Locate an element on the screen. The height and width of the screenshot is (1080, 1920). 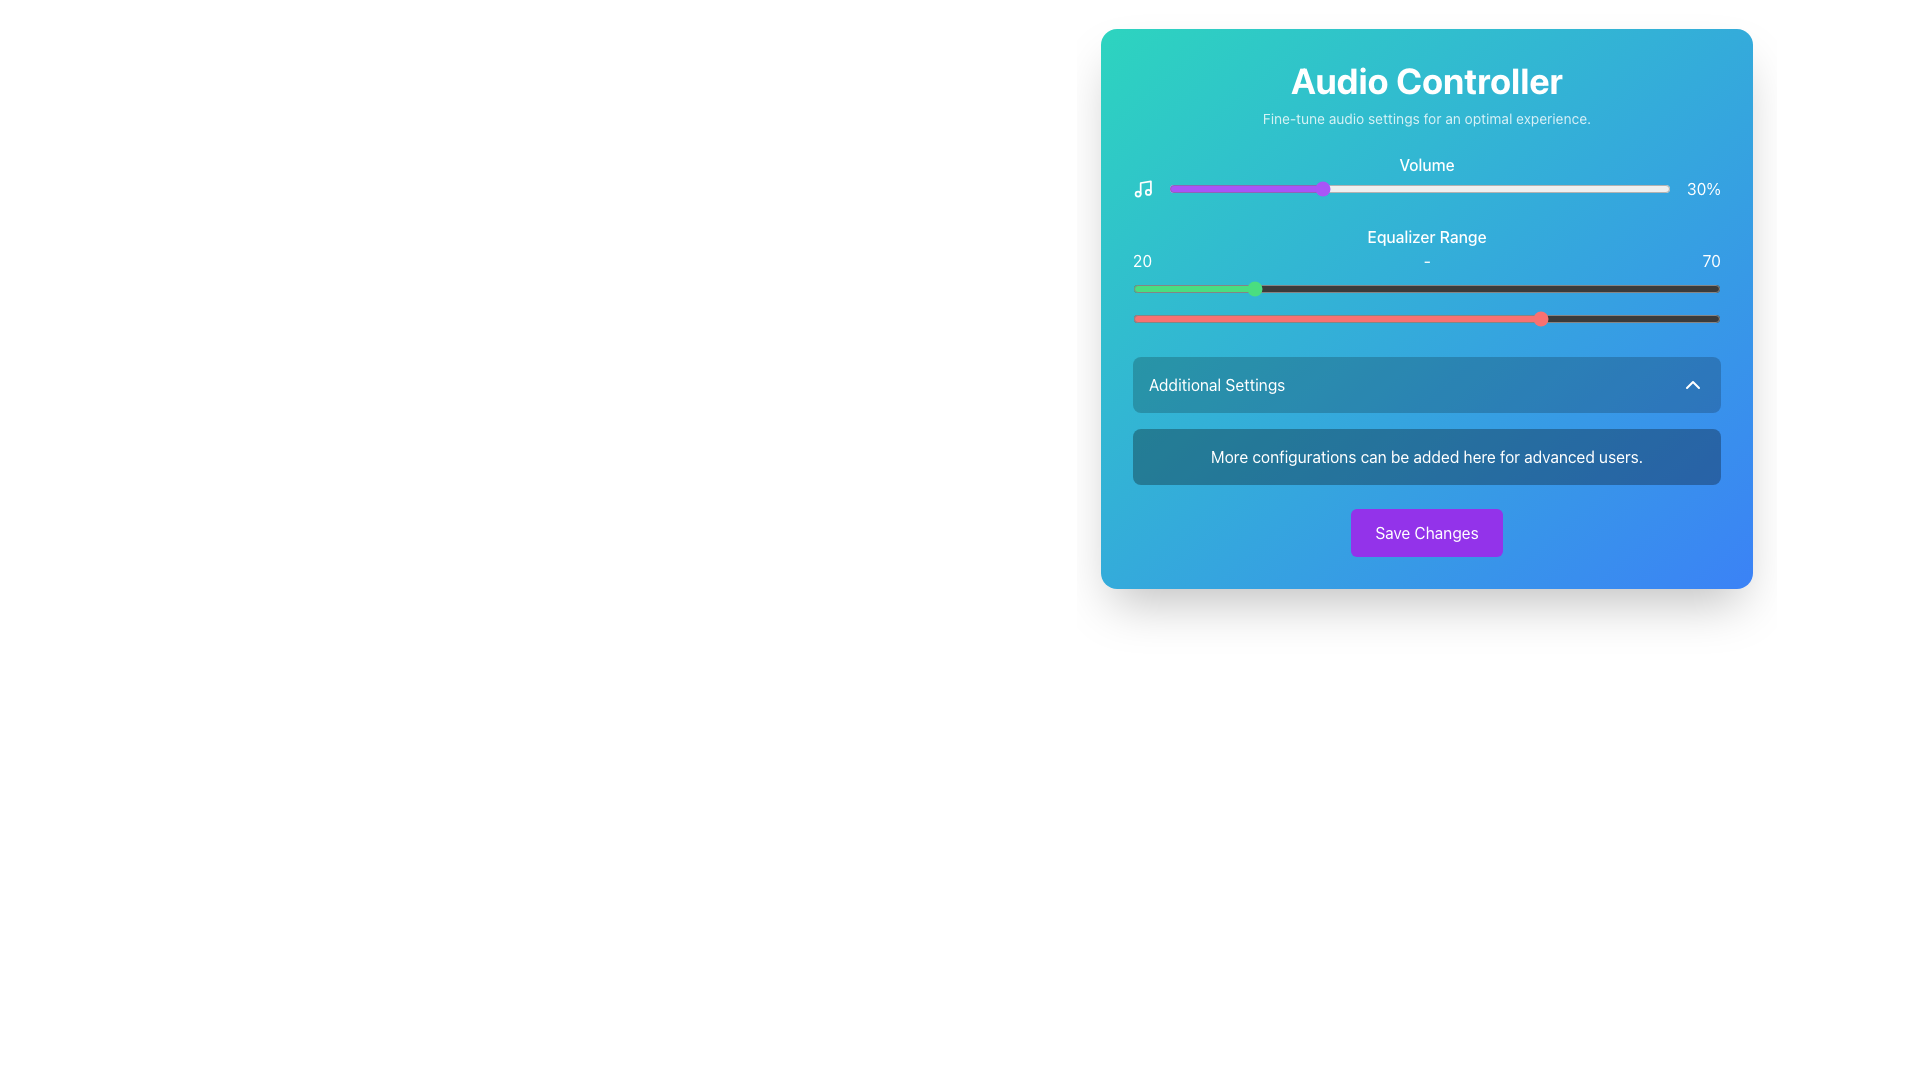
the volume slider is located at coordinates (1179, 189).